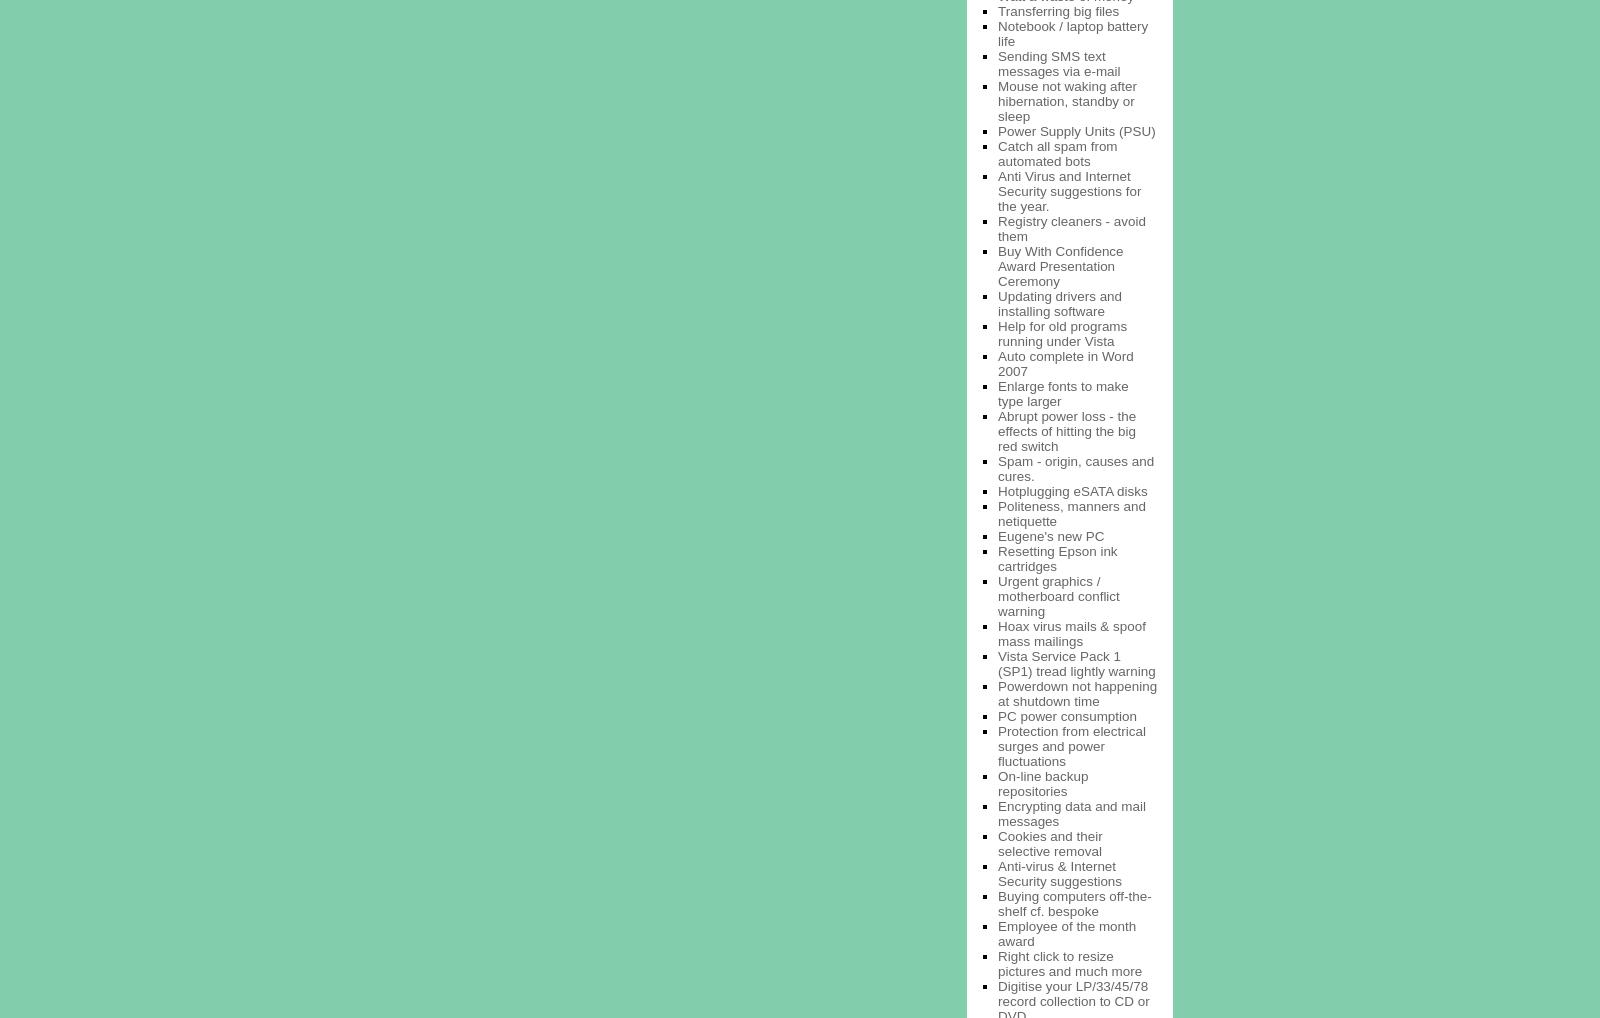 This screenshot has width=1600, height=1018. I want to click on 'PC power consumption', so click(997, 714).